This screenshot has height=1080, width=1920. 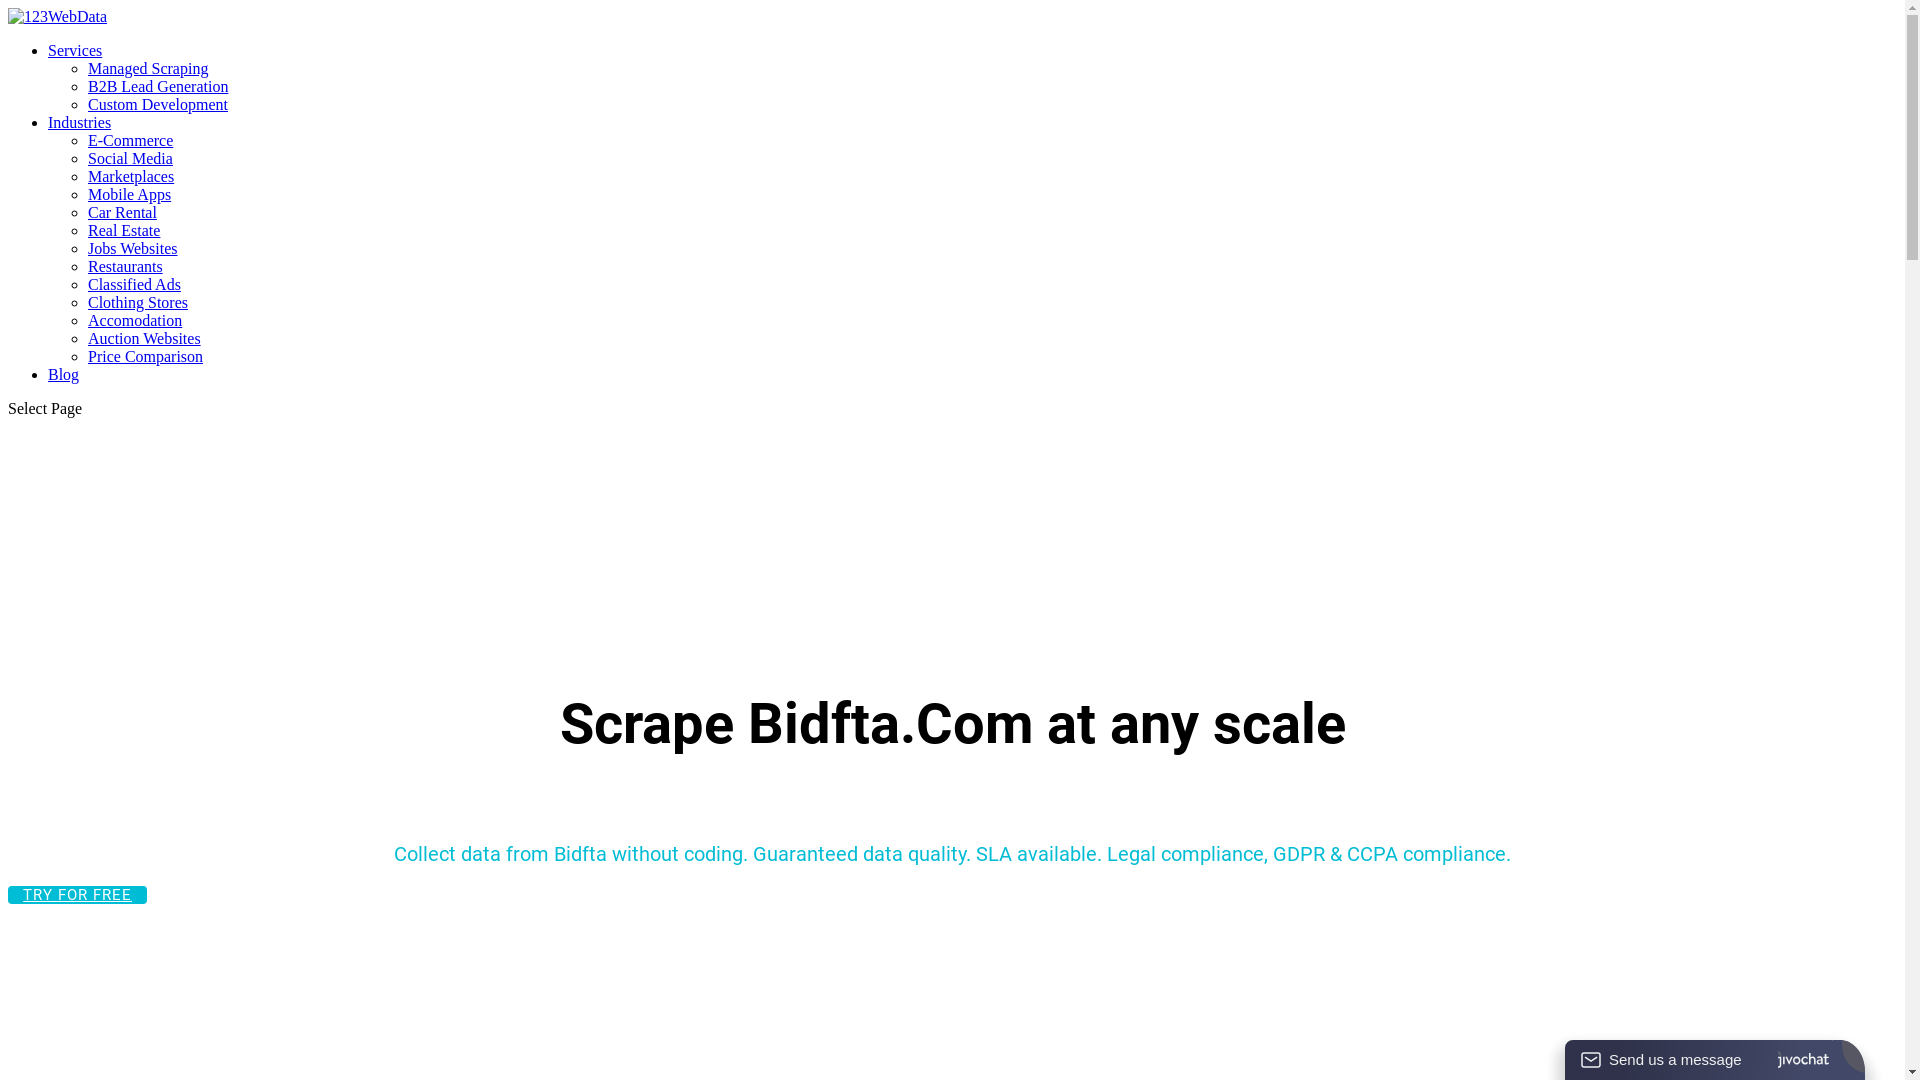 I want to click on 'Jobs Websites', so click(x=132, y=247).